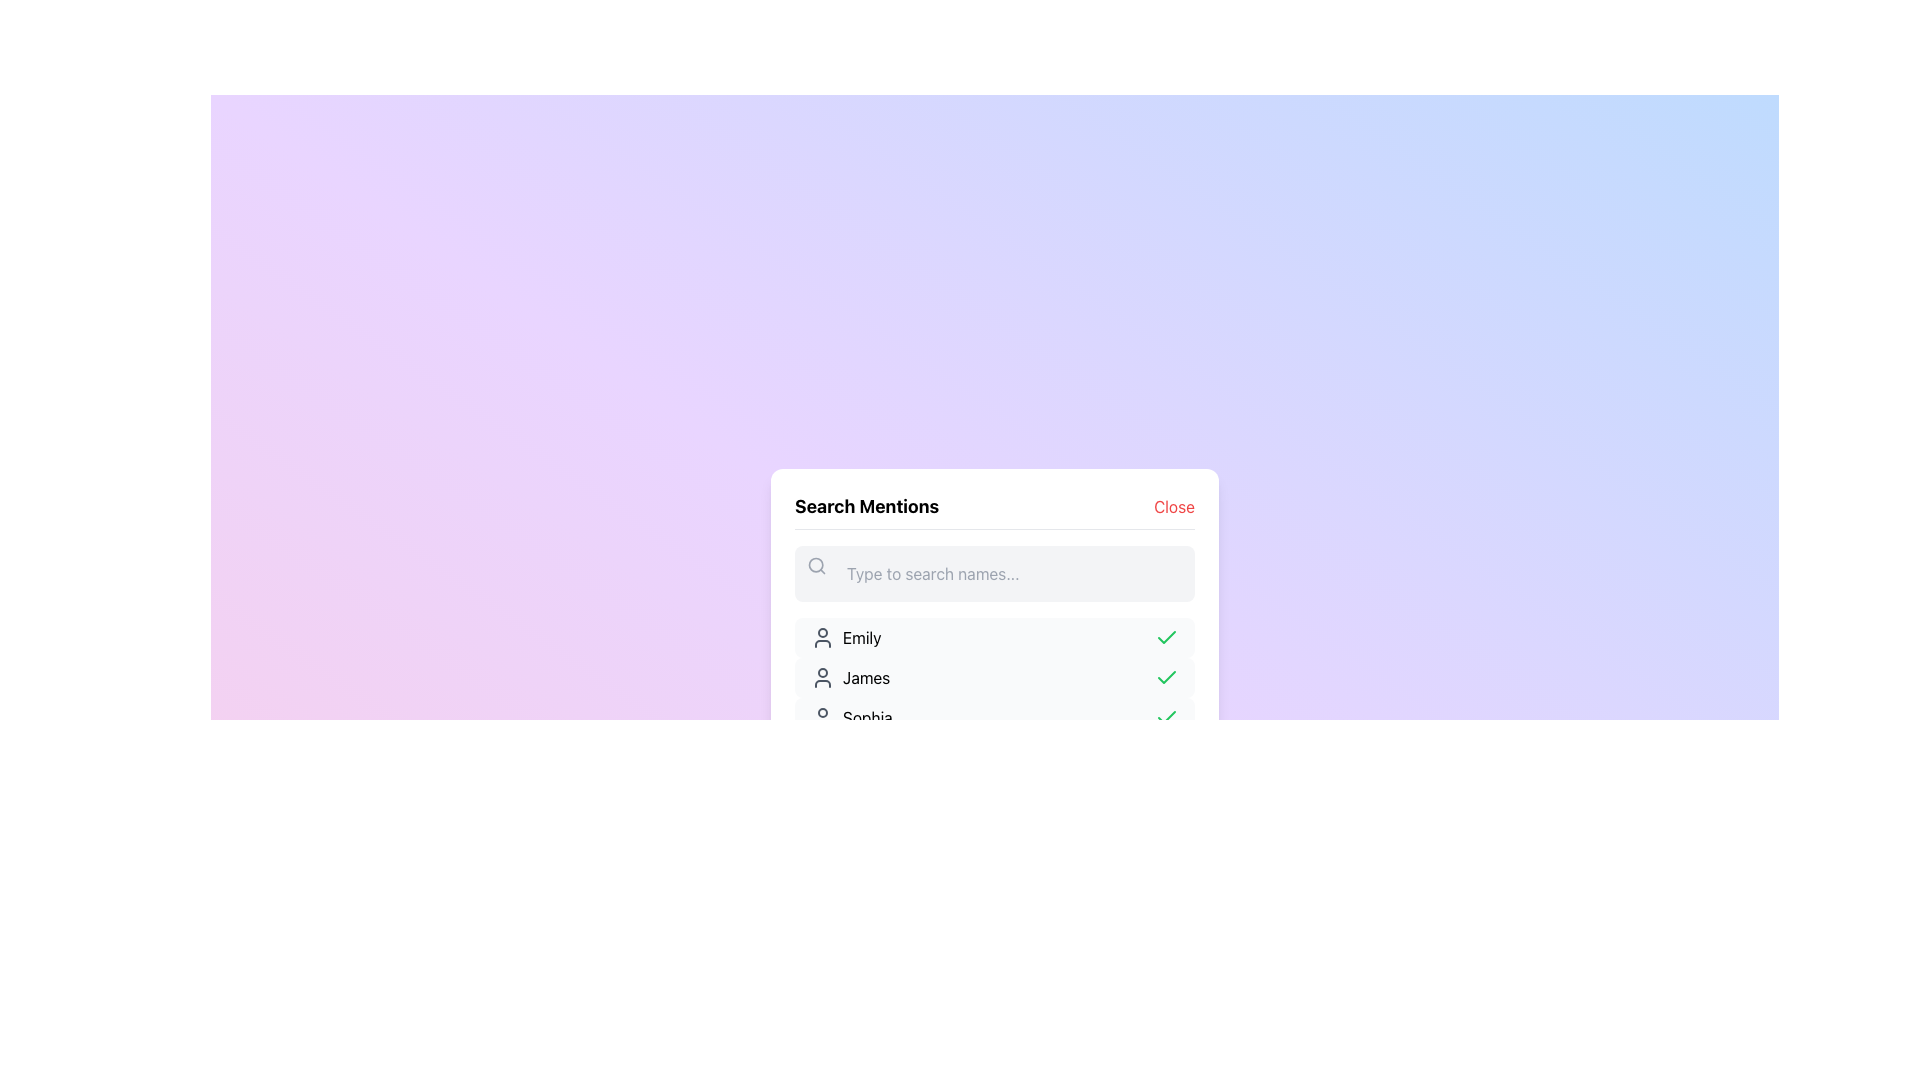 The width and height of the screenshot is (1920, 1080). I want to click on on the list item representing the user 'James', so click(994, 676).